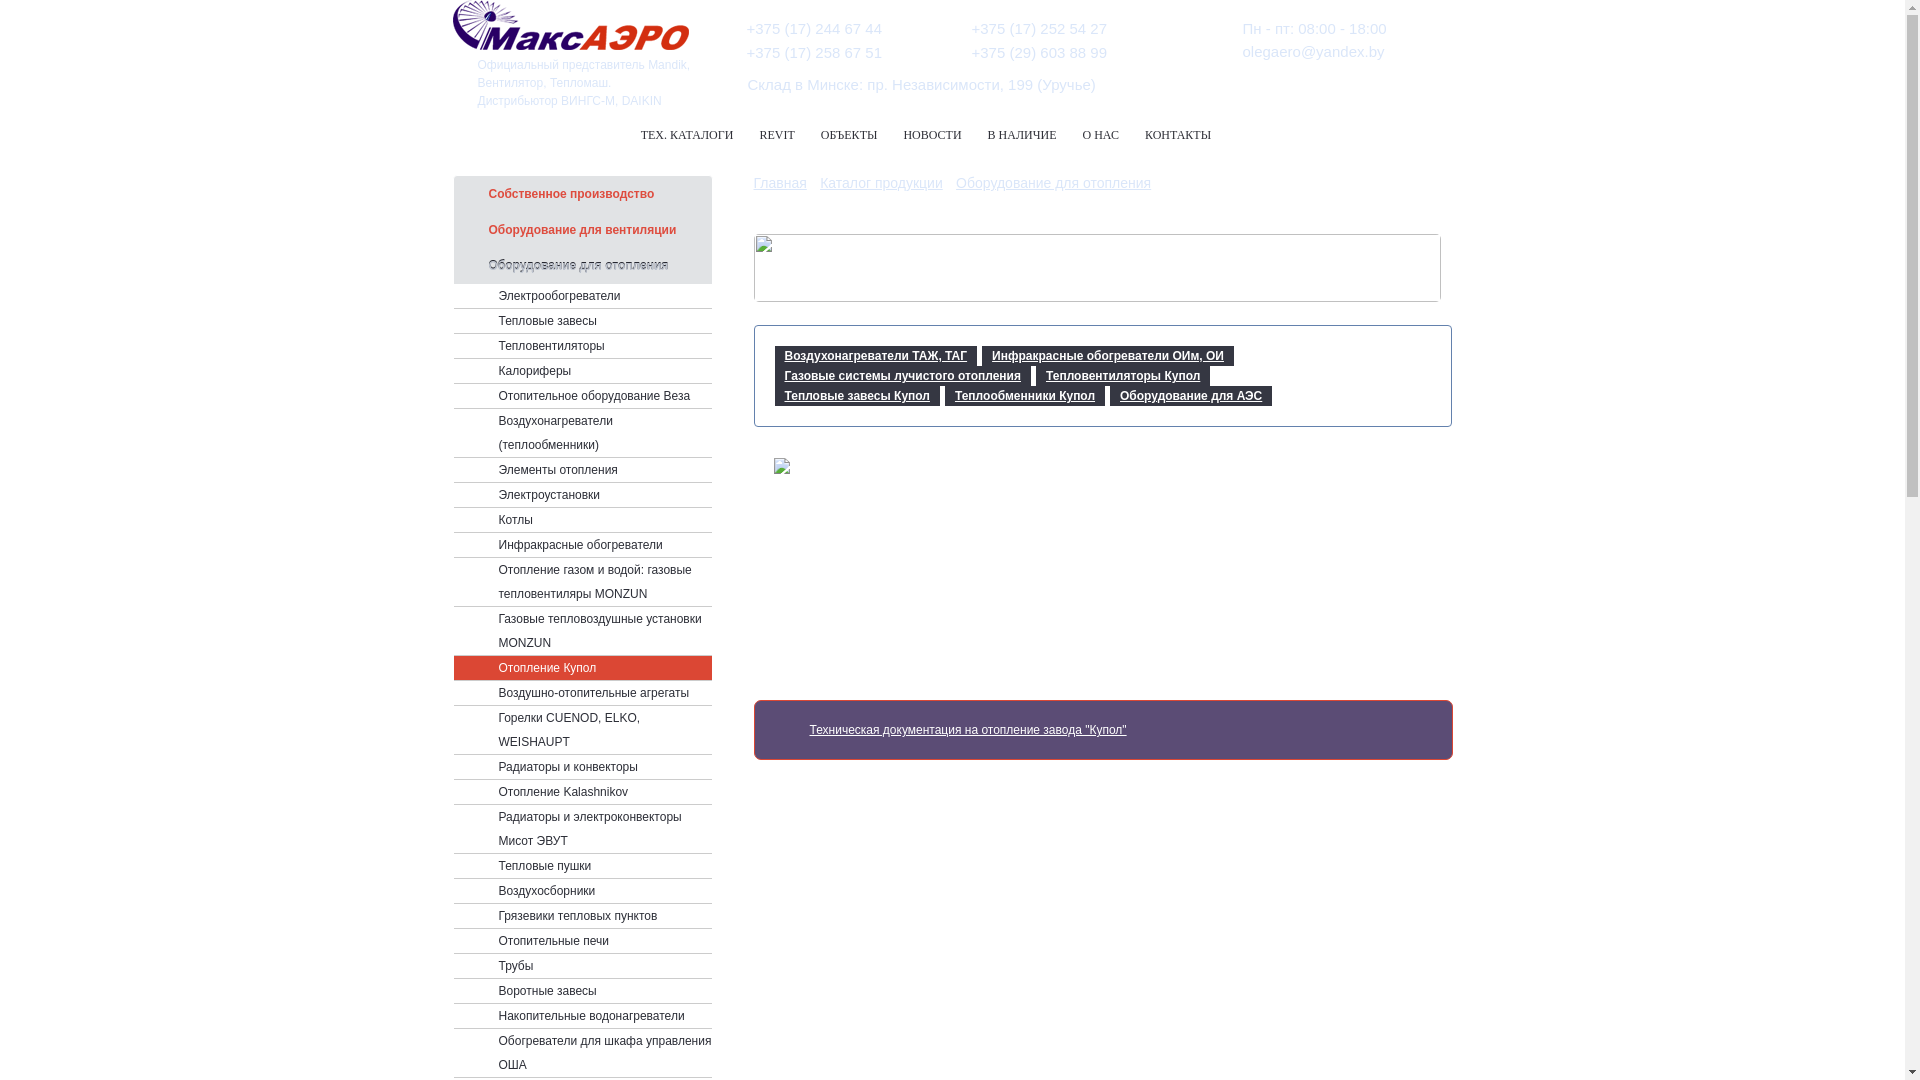 Image resolution: width=1920 pixels, height=1080 pixels. What do you see at coordinates (1241, 50) in the screenshot?
I see `'olegaero@yandex.by'` at bounding box center [1241, 50].